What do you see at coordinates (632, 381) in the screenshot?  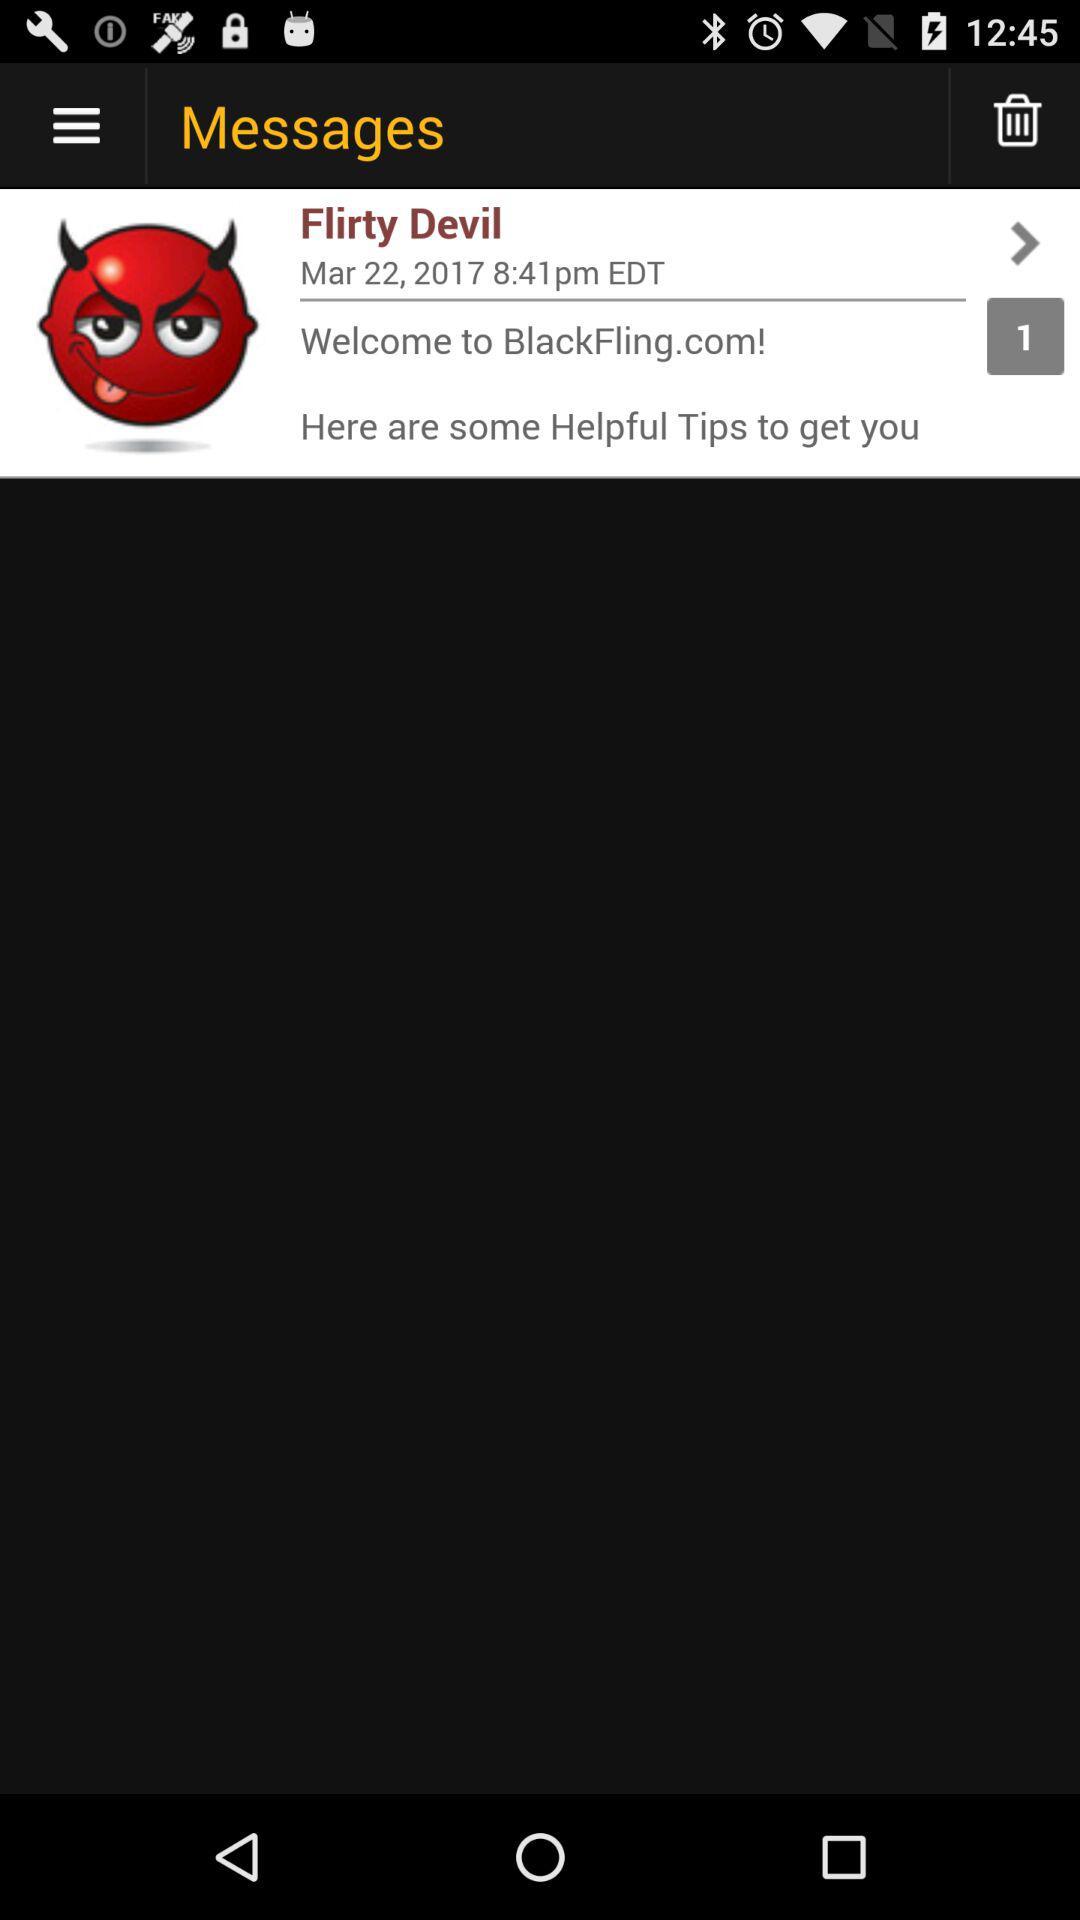 I see `the item to the left of 1 icon` at bounding box center [632, 381].